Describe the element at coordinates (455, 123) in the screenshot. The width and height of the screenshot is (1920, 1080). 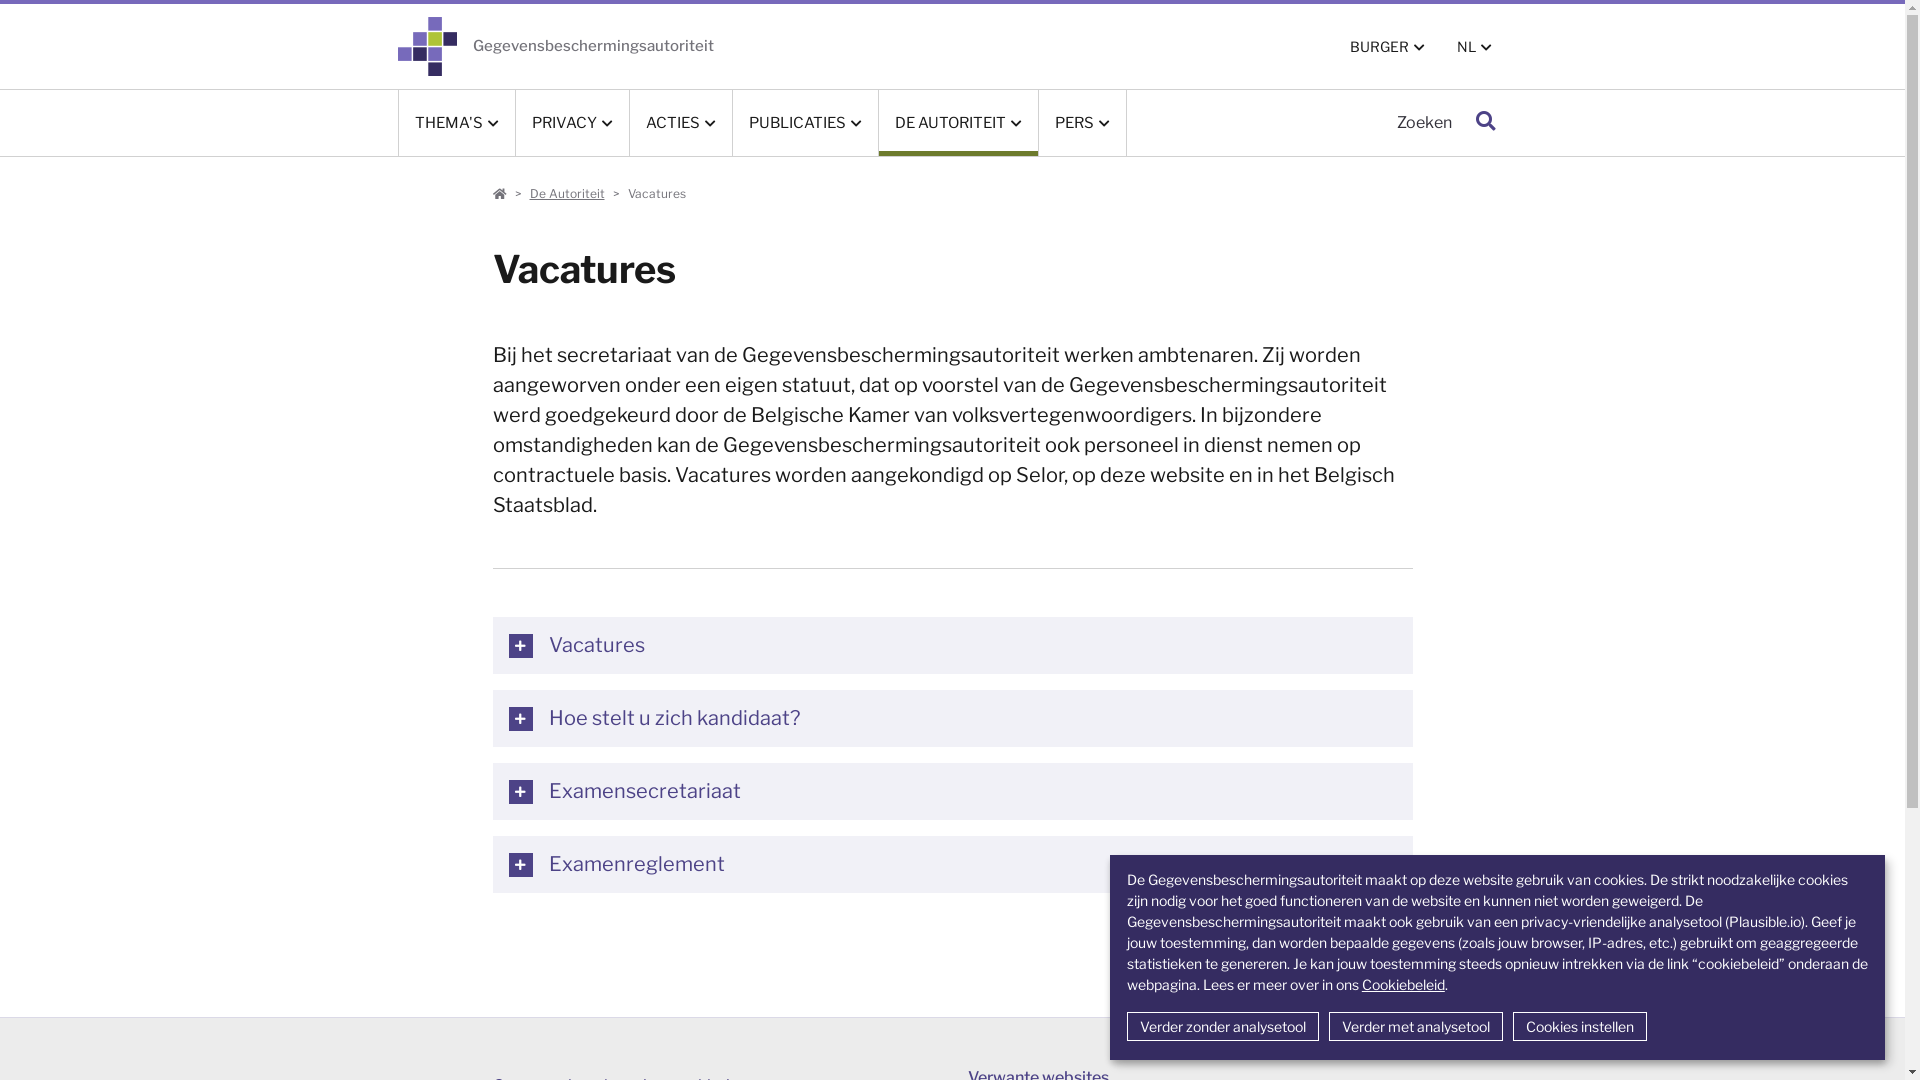
I see `'THEMA'S'` at that location.